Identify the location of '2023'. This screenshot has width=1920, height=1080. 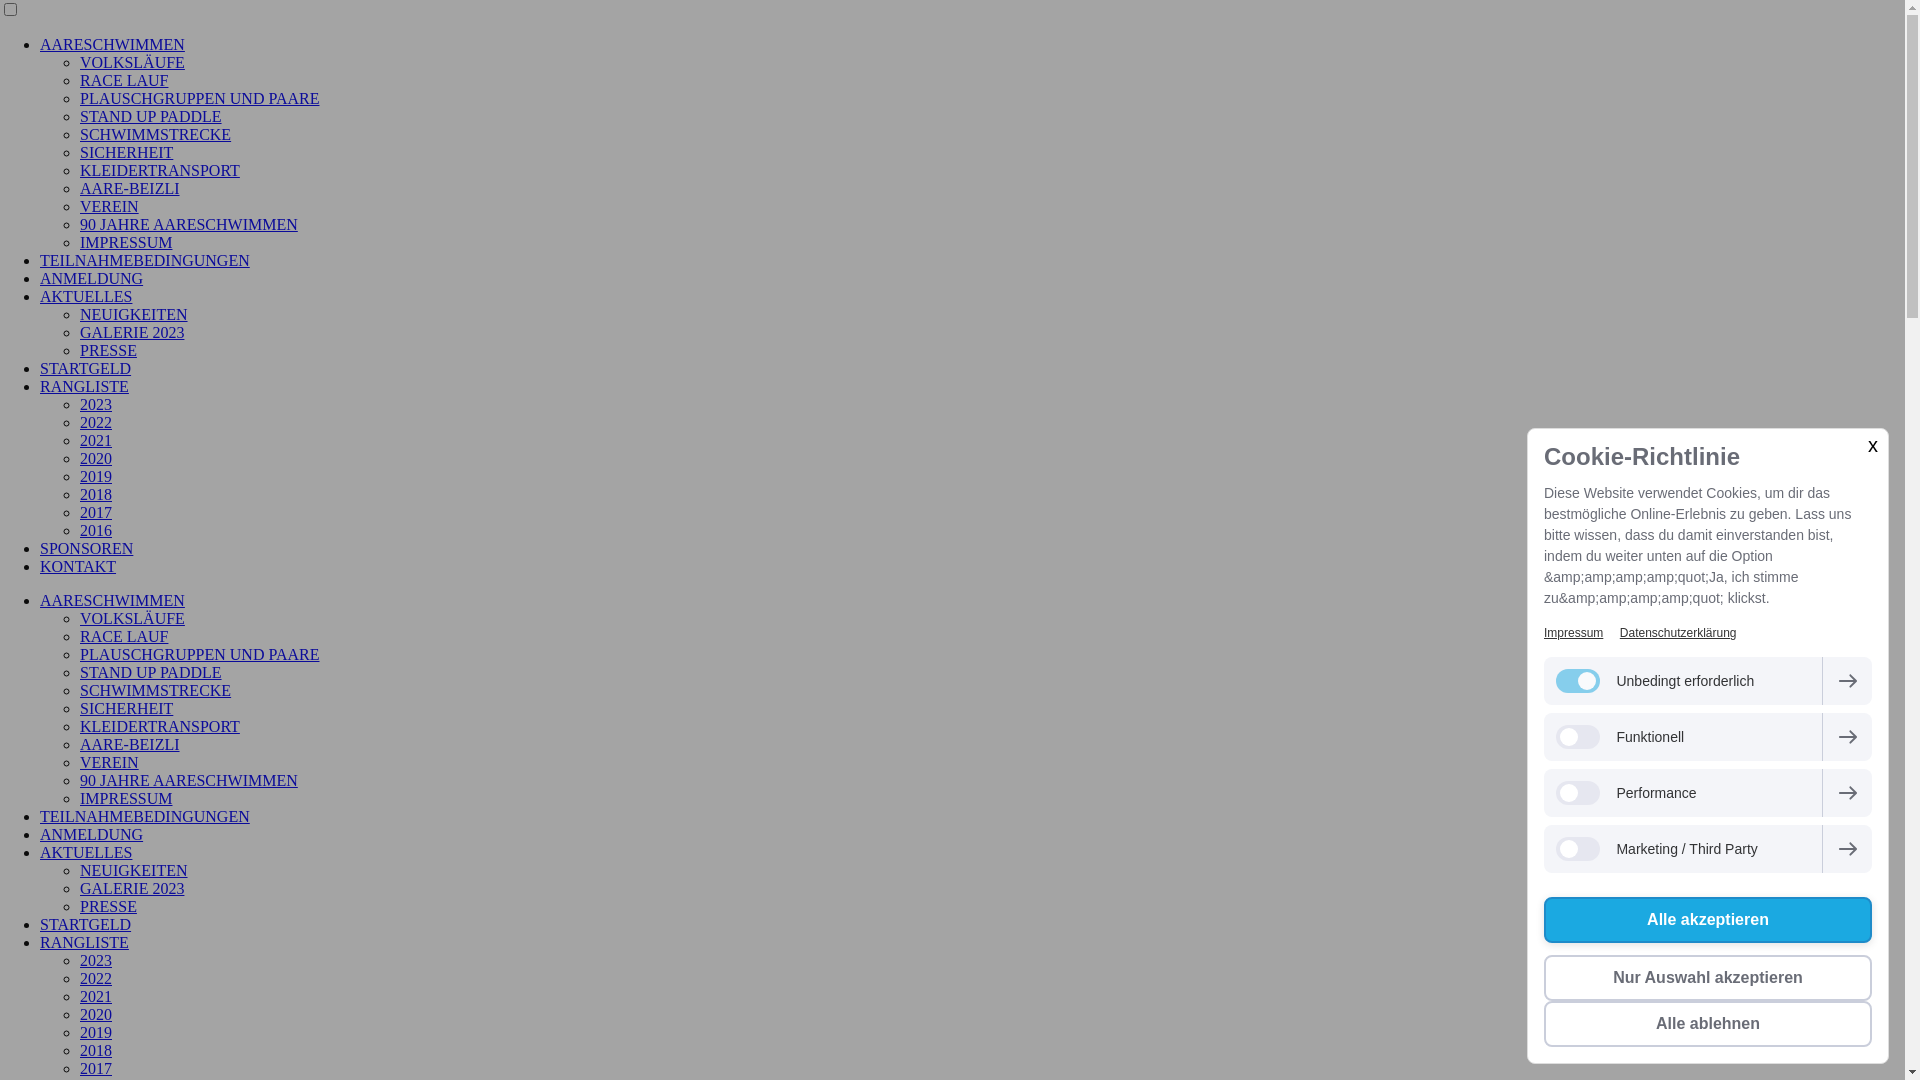
(95, 959).